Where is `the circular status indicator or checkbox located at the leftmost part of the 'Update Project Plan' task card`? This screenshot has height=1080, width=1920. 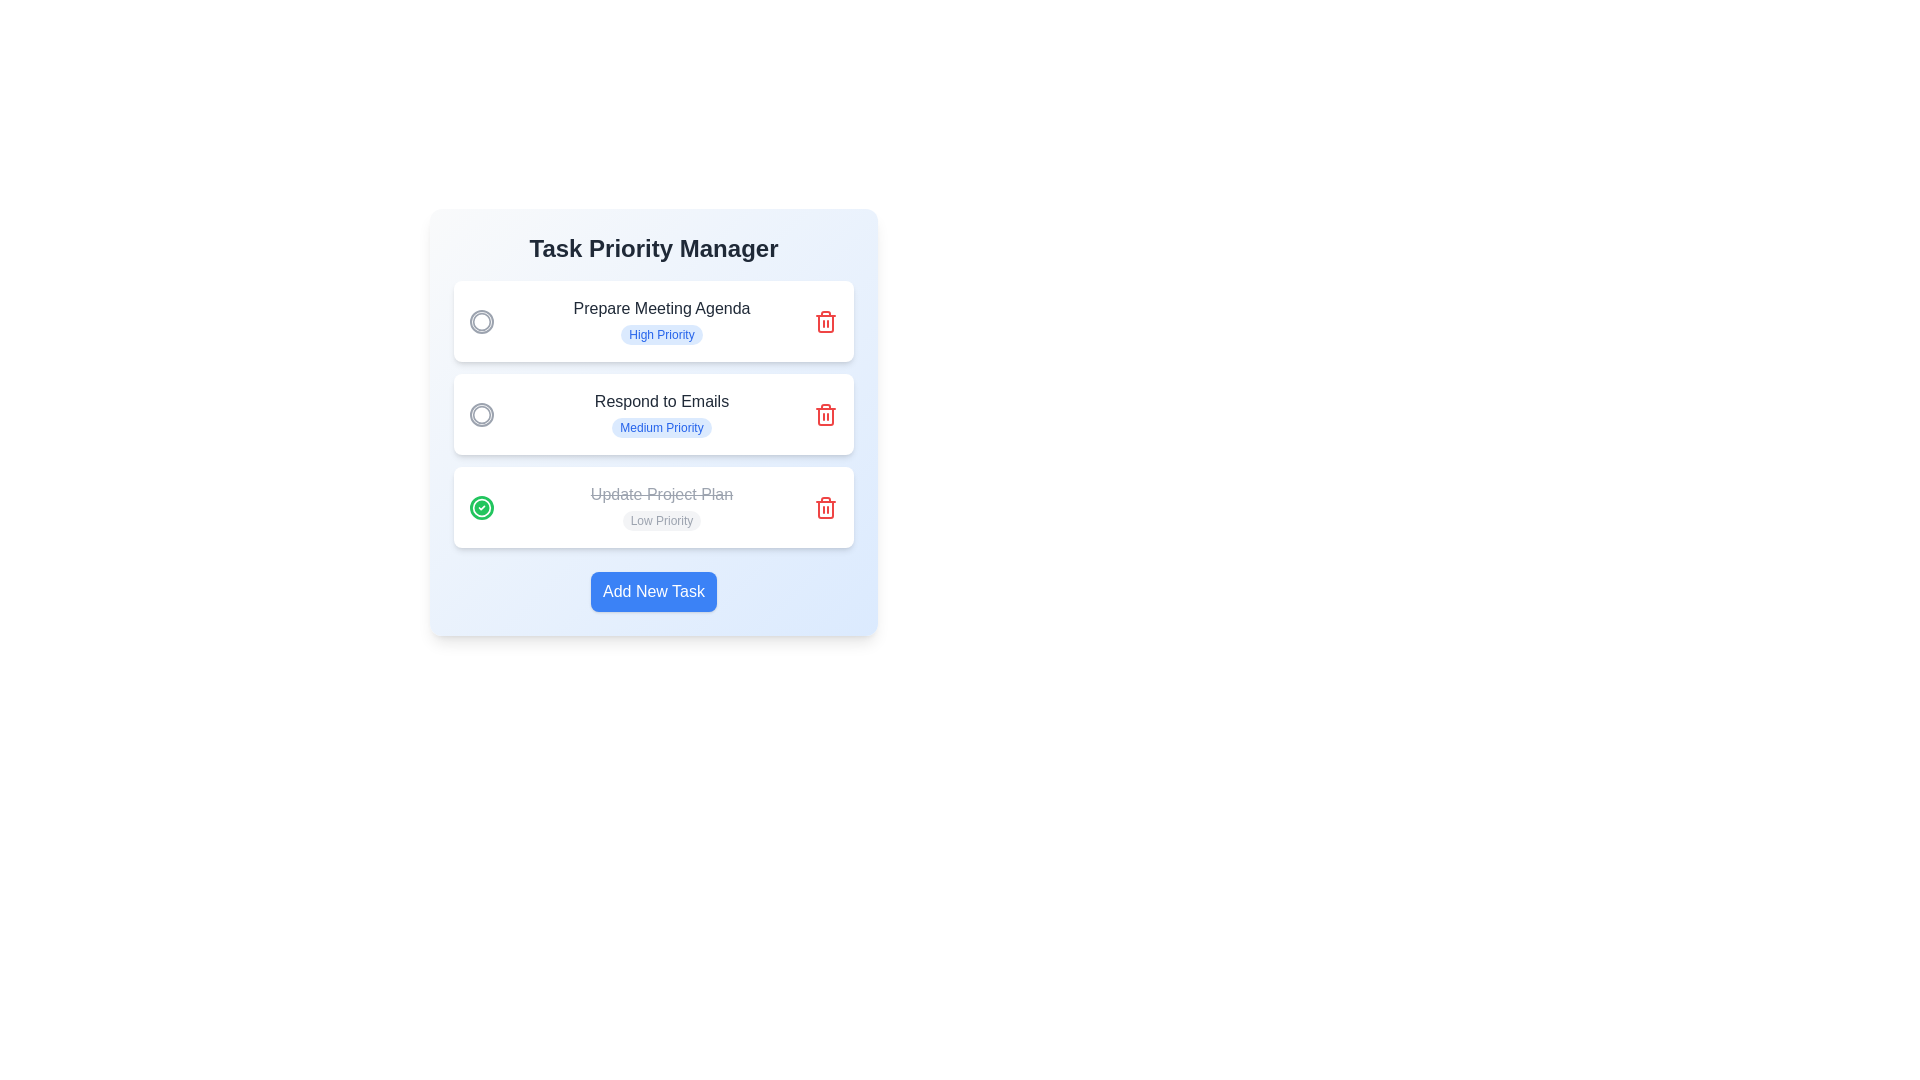
the circular status indicator or checkbox located at the leftmost part of the 'Update Project Plan' task card is located at coordinates (481, 505).